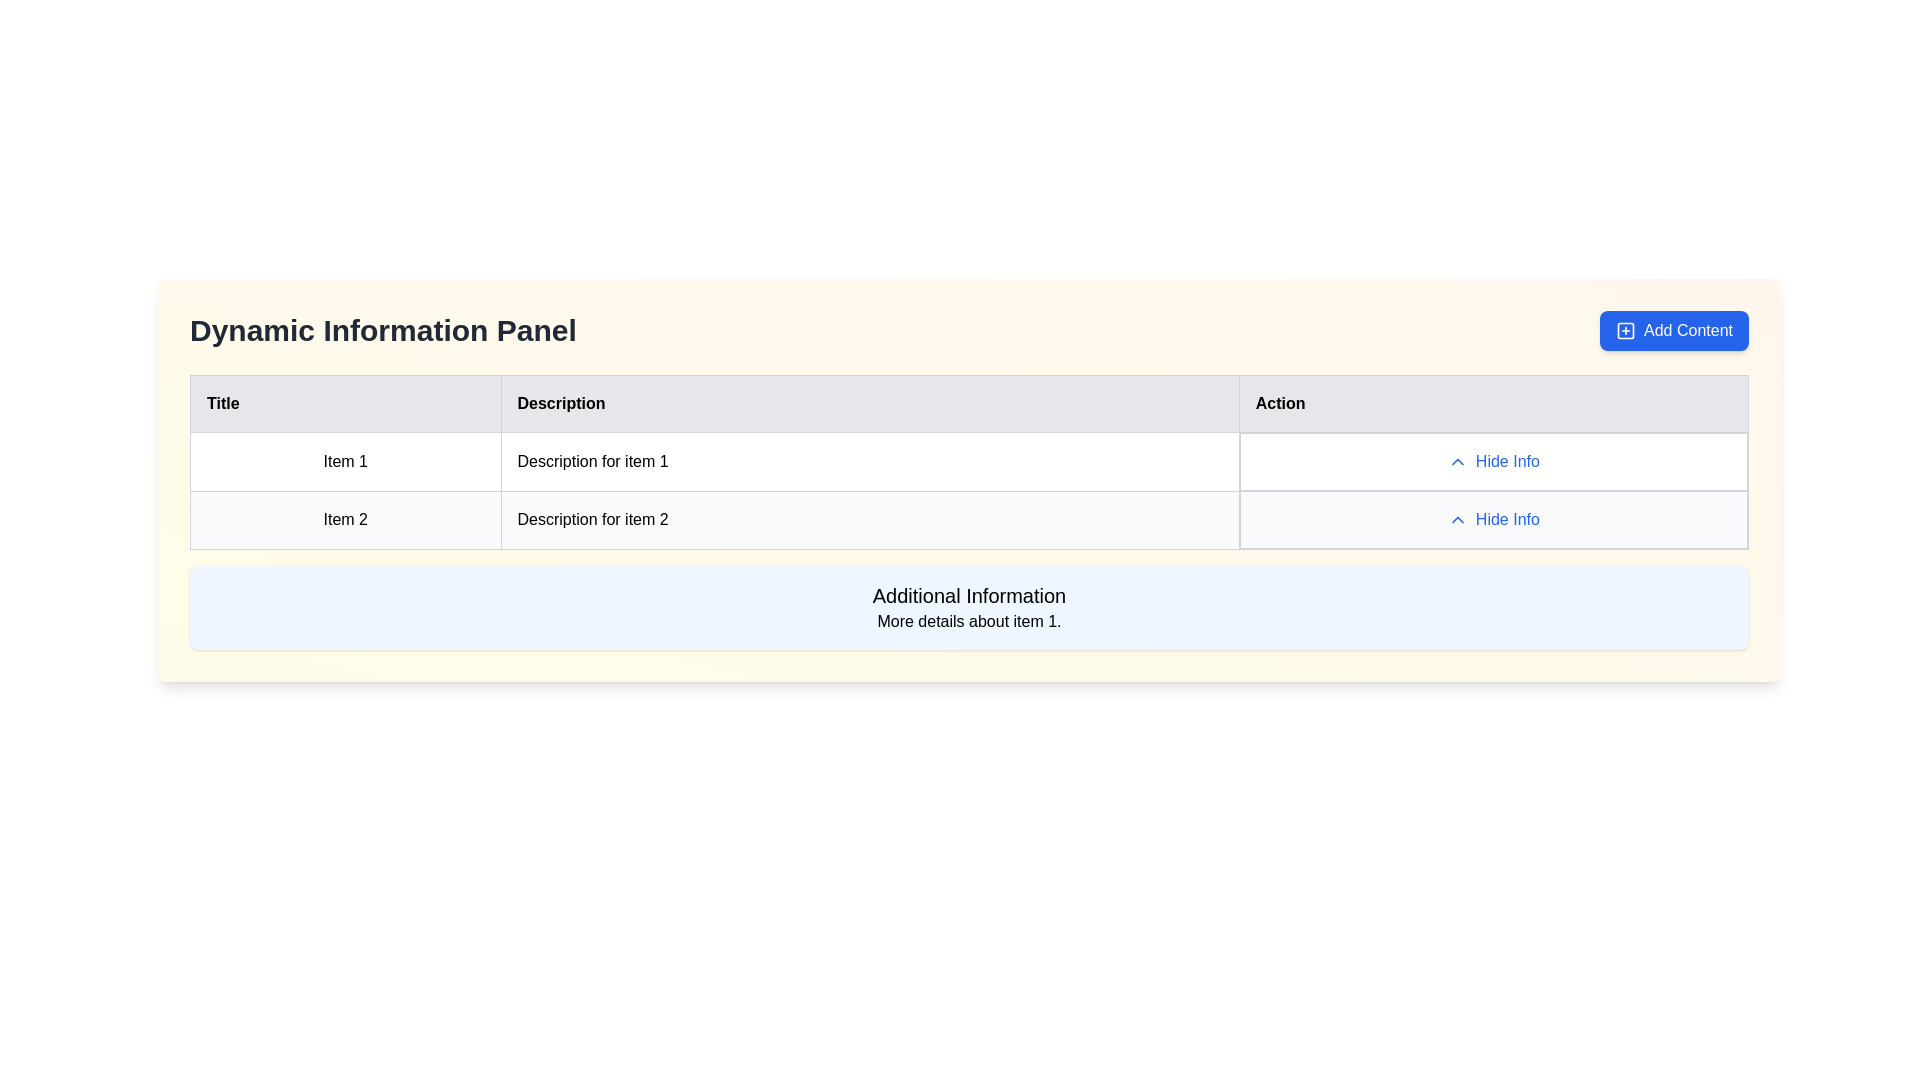  What do you see at coordinates (1493, 519) in the screenshot?
I see `the interactive text link labeled 'Hide Info' with an upward arrow icon in the 'Action' column of the 'Item 2' panel to hide information` at bounding box center [1493, 519].